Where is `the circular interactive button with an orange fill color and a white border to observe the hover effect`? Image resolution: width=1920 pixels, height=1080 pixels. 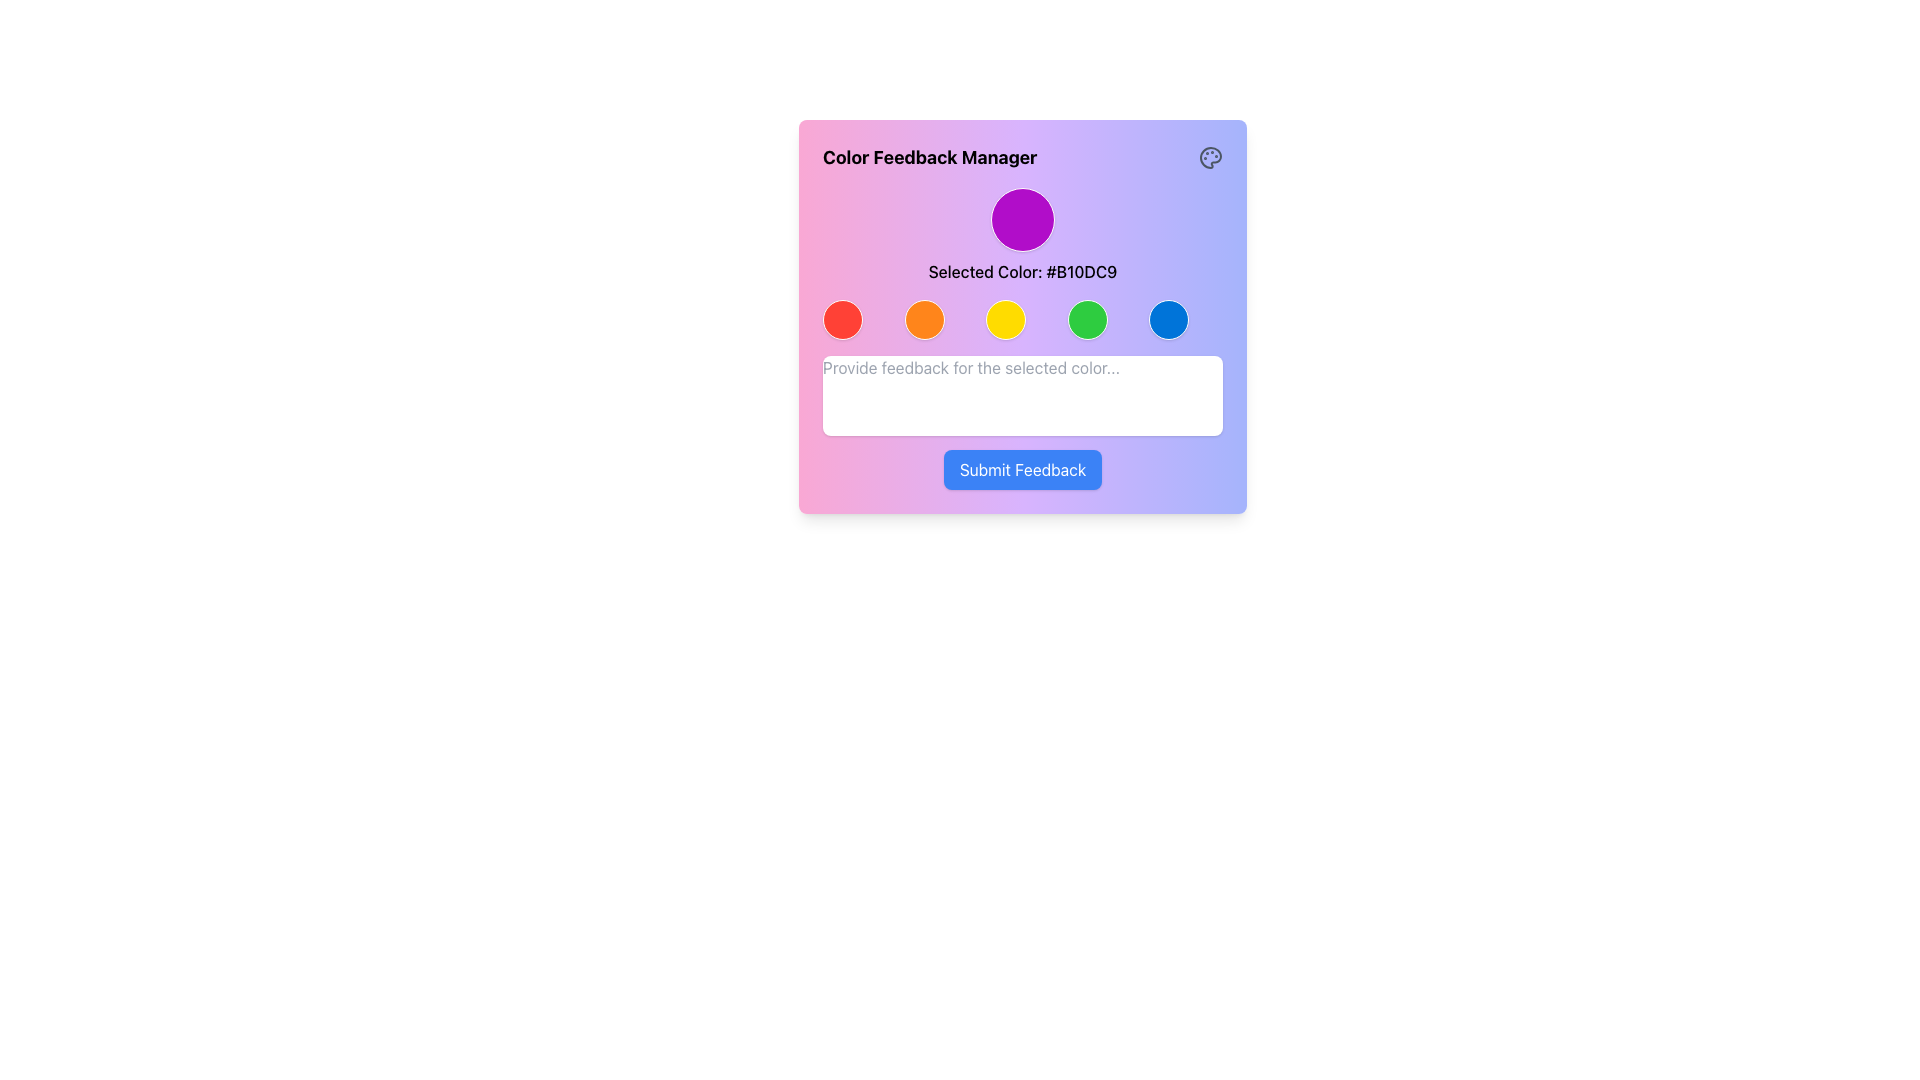
the circular interactive button with an orange fill color and a white border to observe the hover effect is located at coordinates (923, 319).